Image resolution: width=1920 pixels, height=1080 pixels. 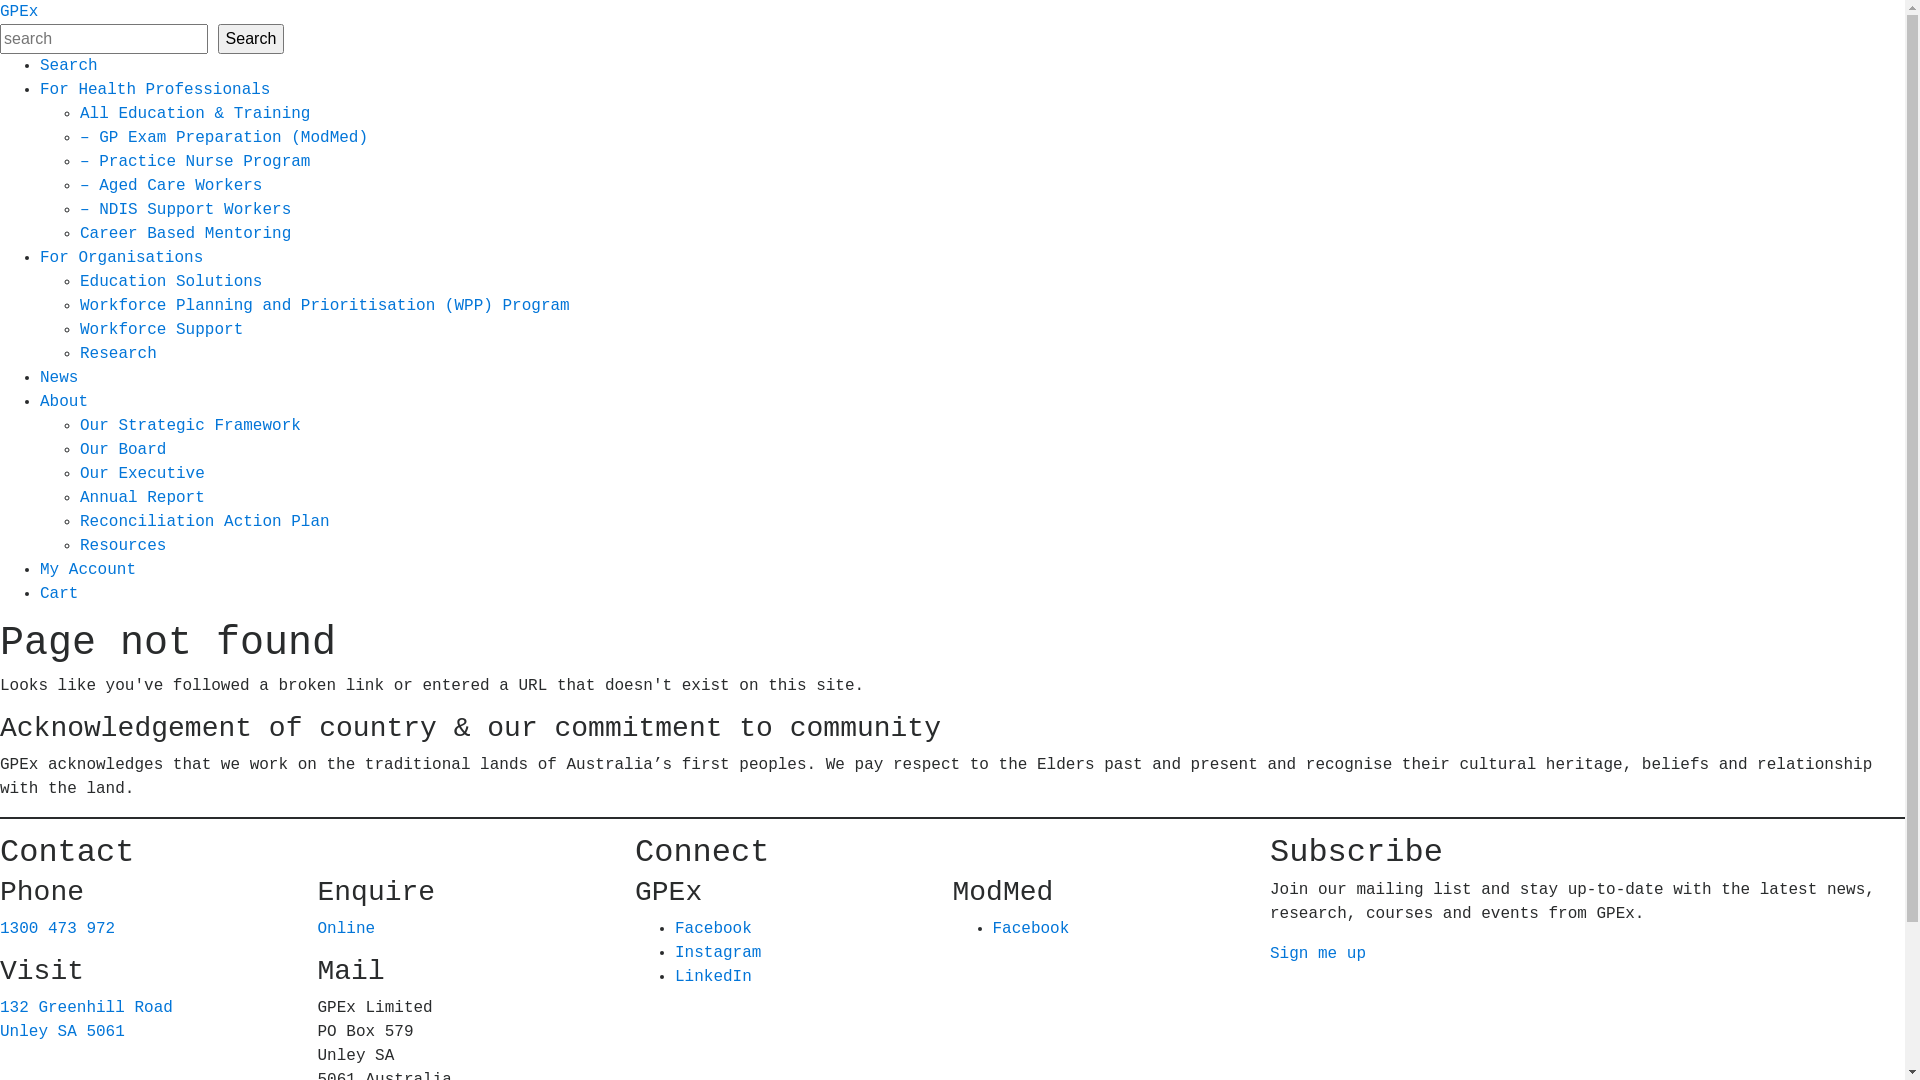 What do you see at coordinates (0, 929) in the screenshot?
I see `'1300 473 972'` at bounding box center [0, 929].